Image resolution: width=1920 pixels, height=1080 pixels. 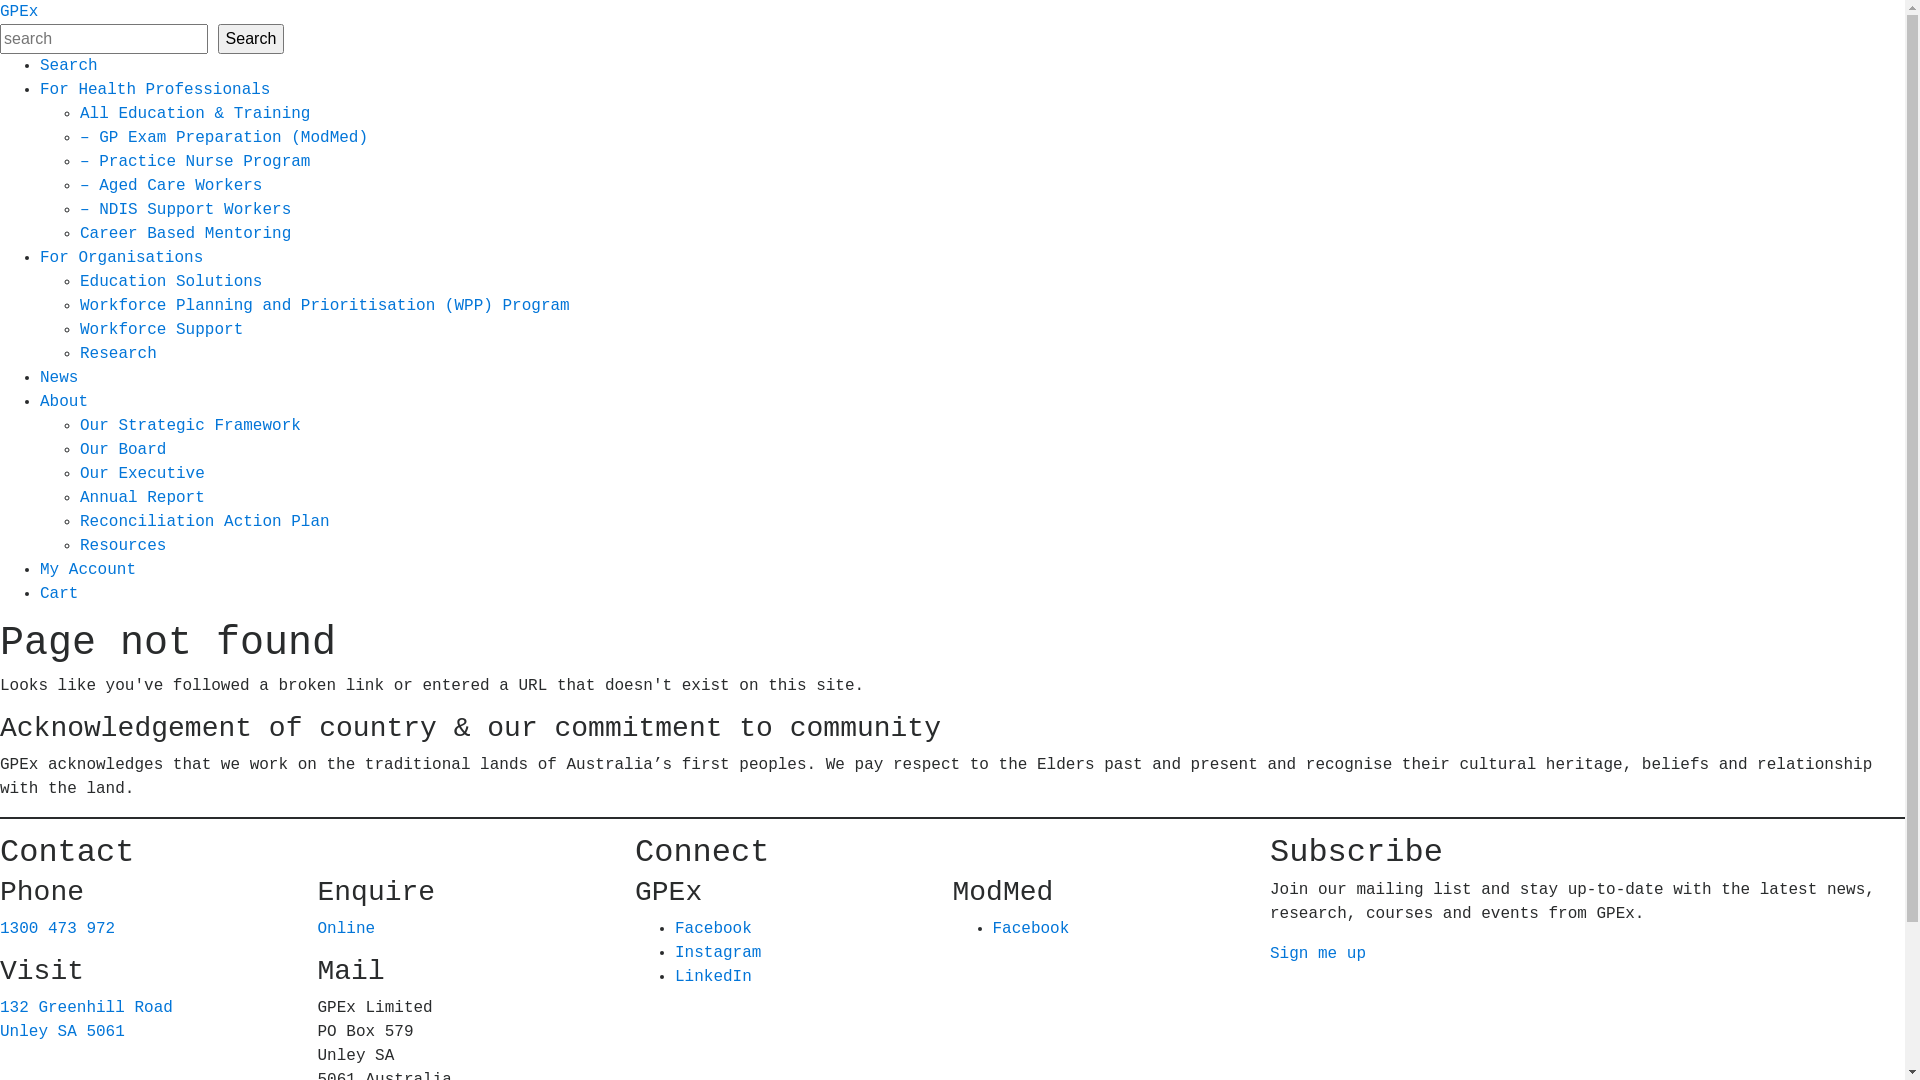 What do you see at coordinates (0, 929) in the screenshot?
I see `'1300 473 972'` at bounding box center [0, 929].